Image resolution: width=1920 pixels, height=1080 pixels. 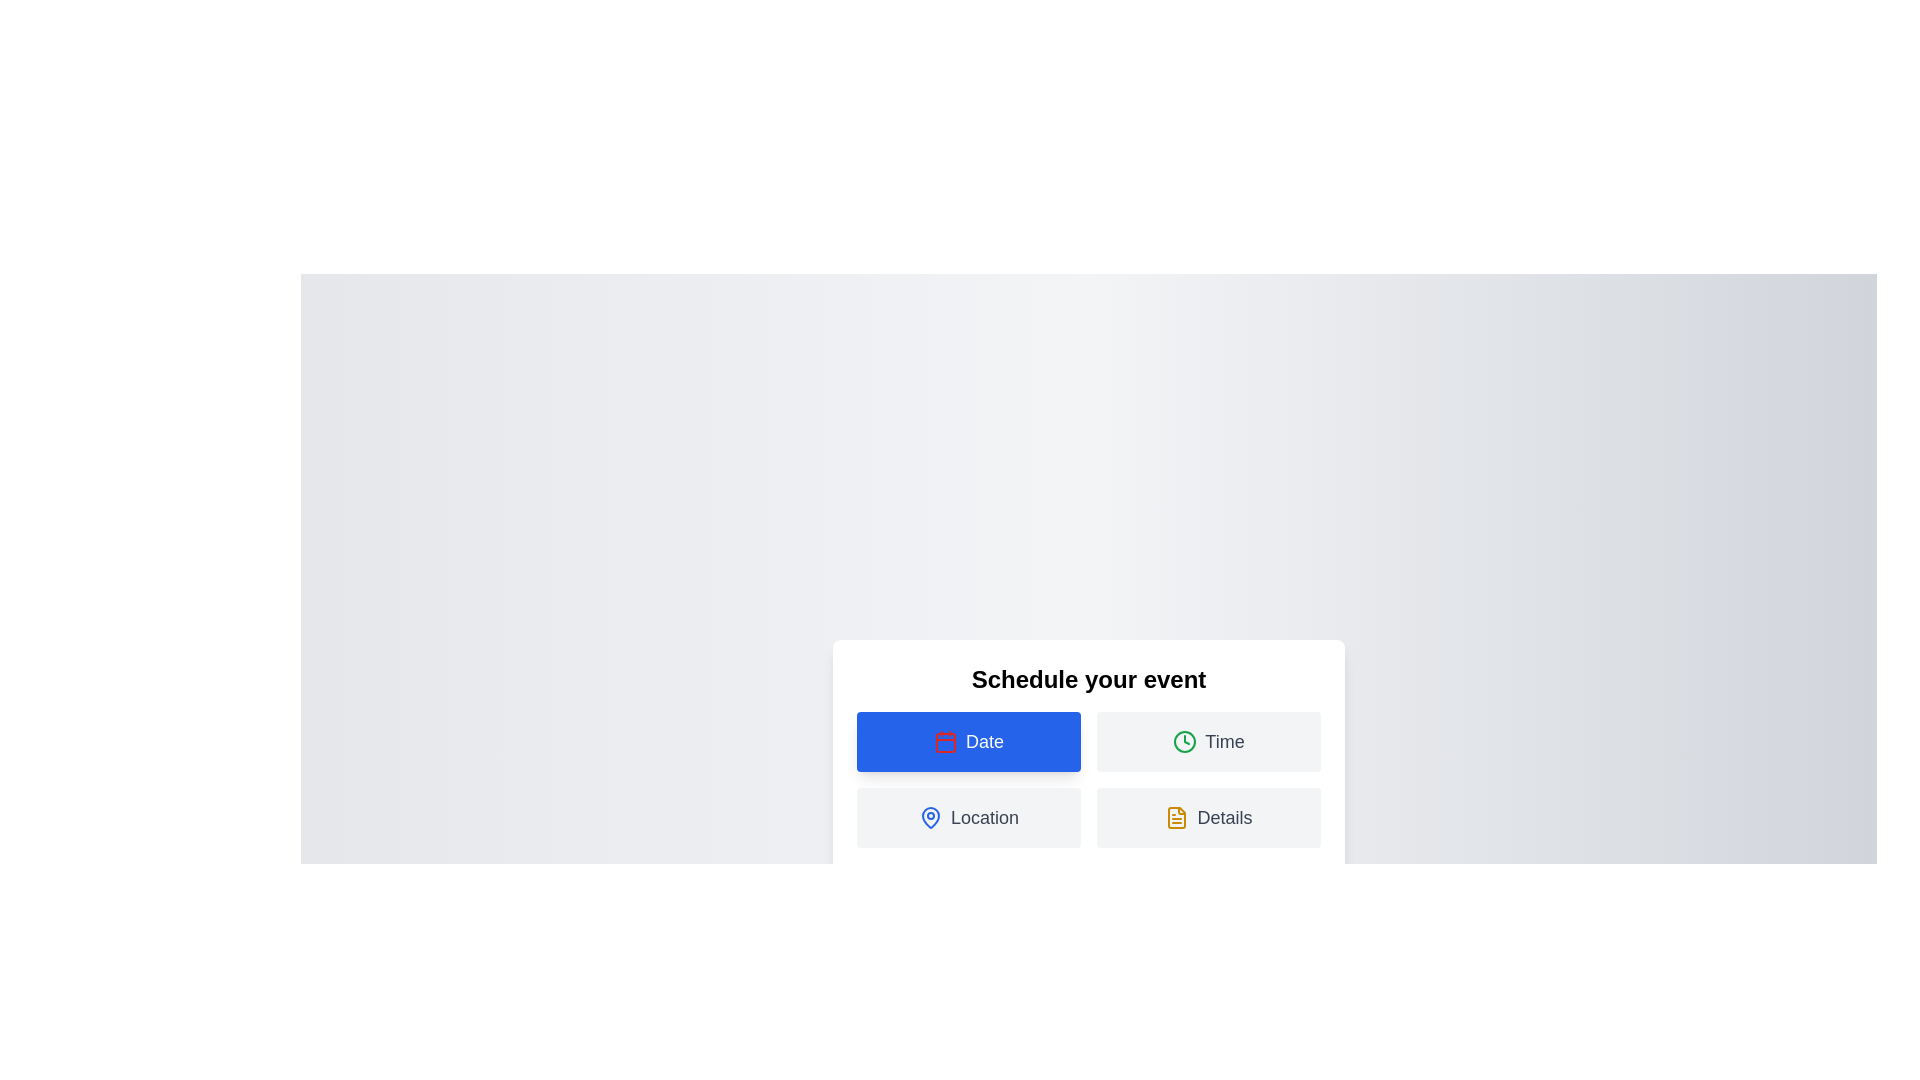 What do you see at coordinates (1185, 741) in the screenshot?
I see `the SVG circle element that outlines the clock illustration within the 'Time' button located in the top-right corner of the button grid` at bounding box center [1185, 741].